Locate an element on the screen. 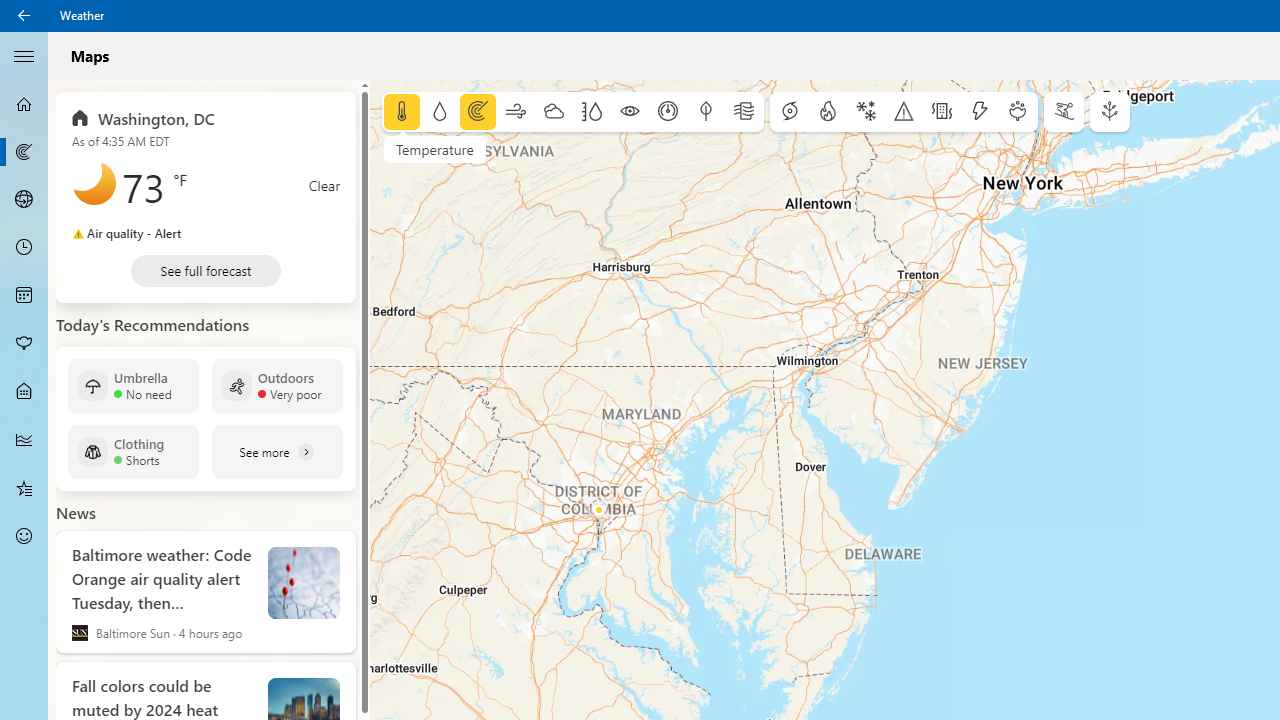  'Historical Weather - Not Selected' is located at coordinates (24, 438).